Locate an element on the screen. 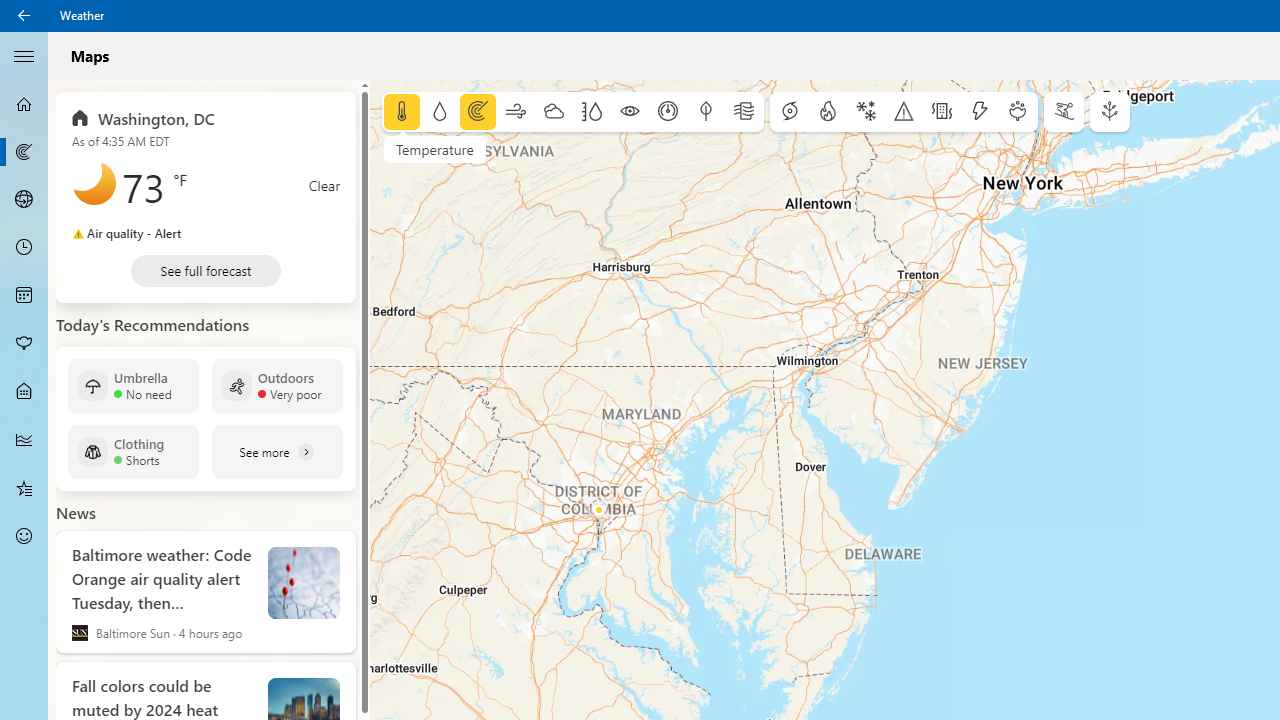  'Historical Weather - Not Selected' is located at coordinates (24, 438).